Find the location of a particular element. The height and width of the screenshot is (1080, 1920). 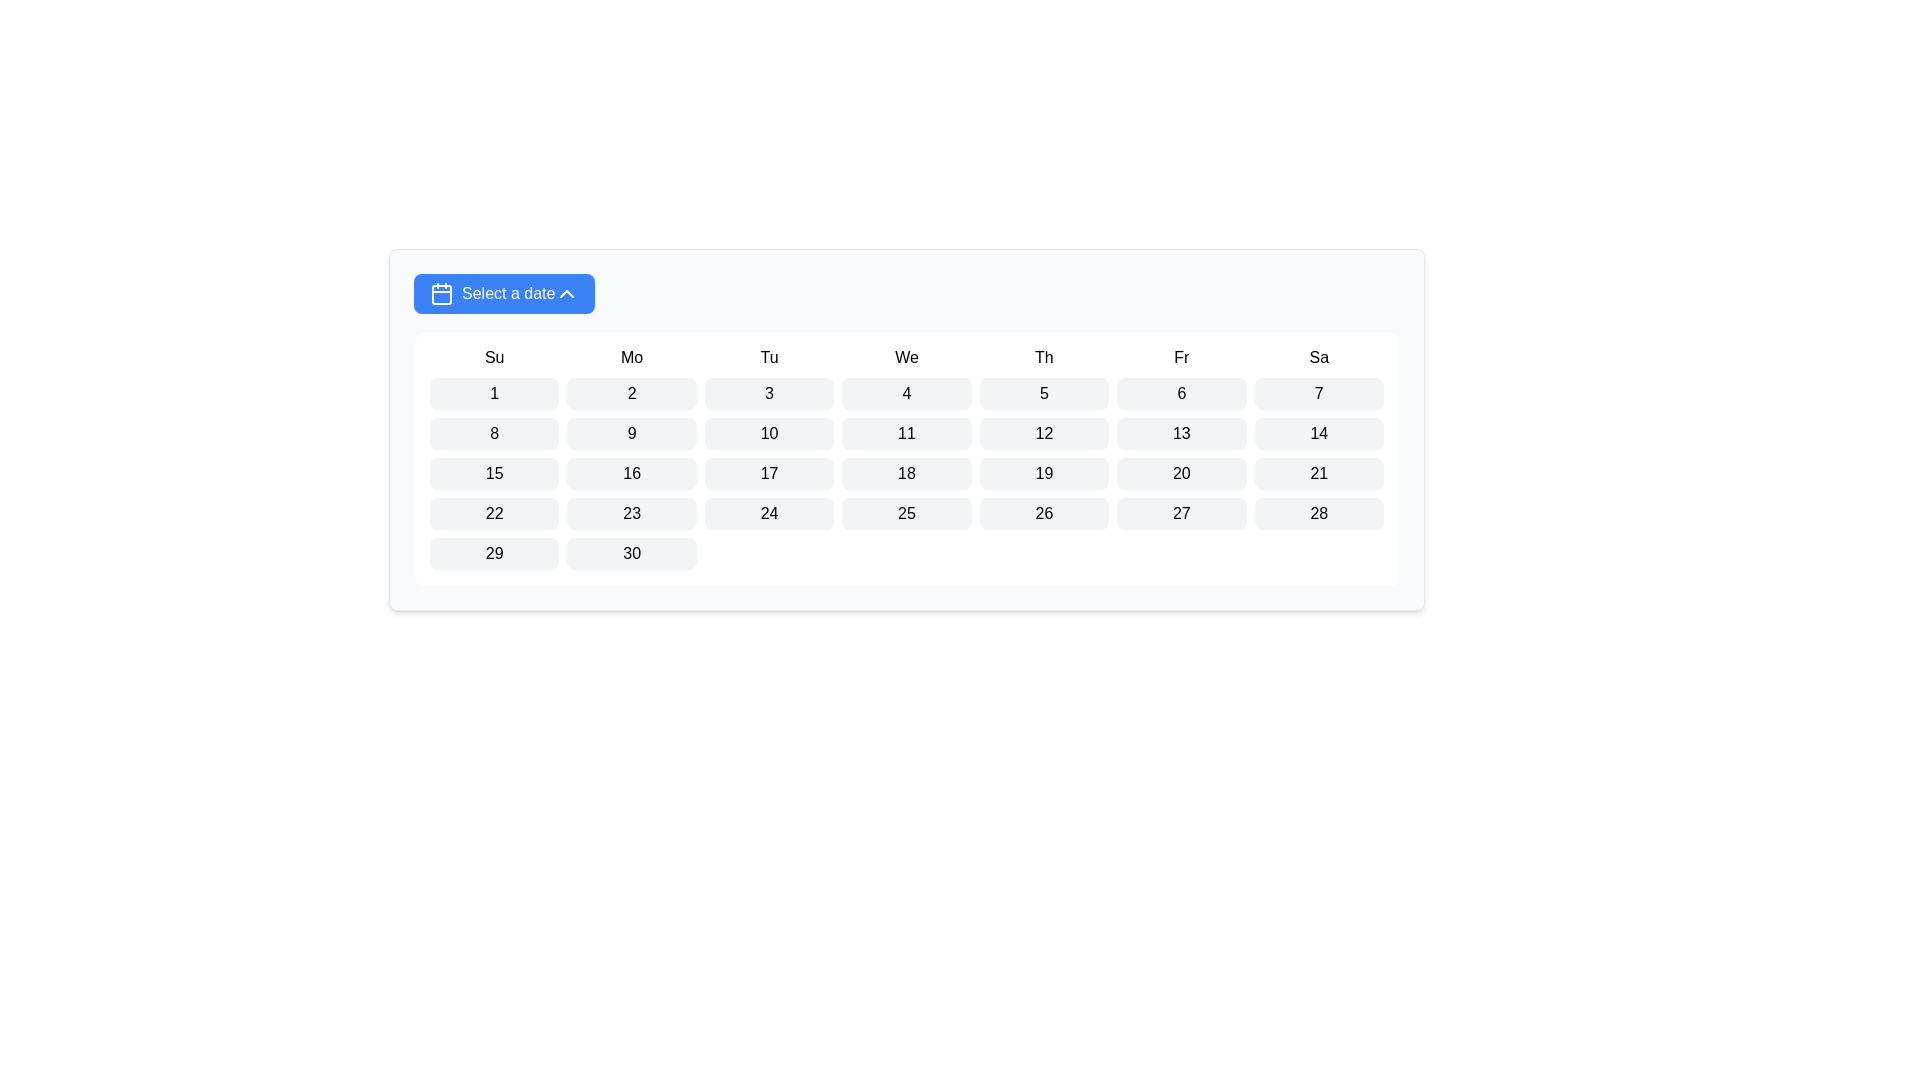

the date button in the calendar grid located in the first column of the fourth row to change its background color is located at coordinates (494, 512).